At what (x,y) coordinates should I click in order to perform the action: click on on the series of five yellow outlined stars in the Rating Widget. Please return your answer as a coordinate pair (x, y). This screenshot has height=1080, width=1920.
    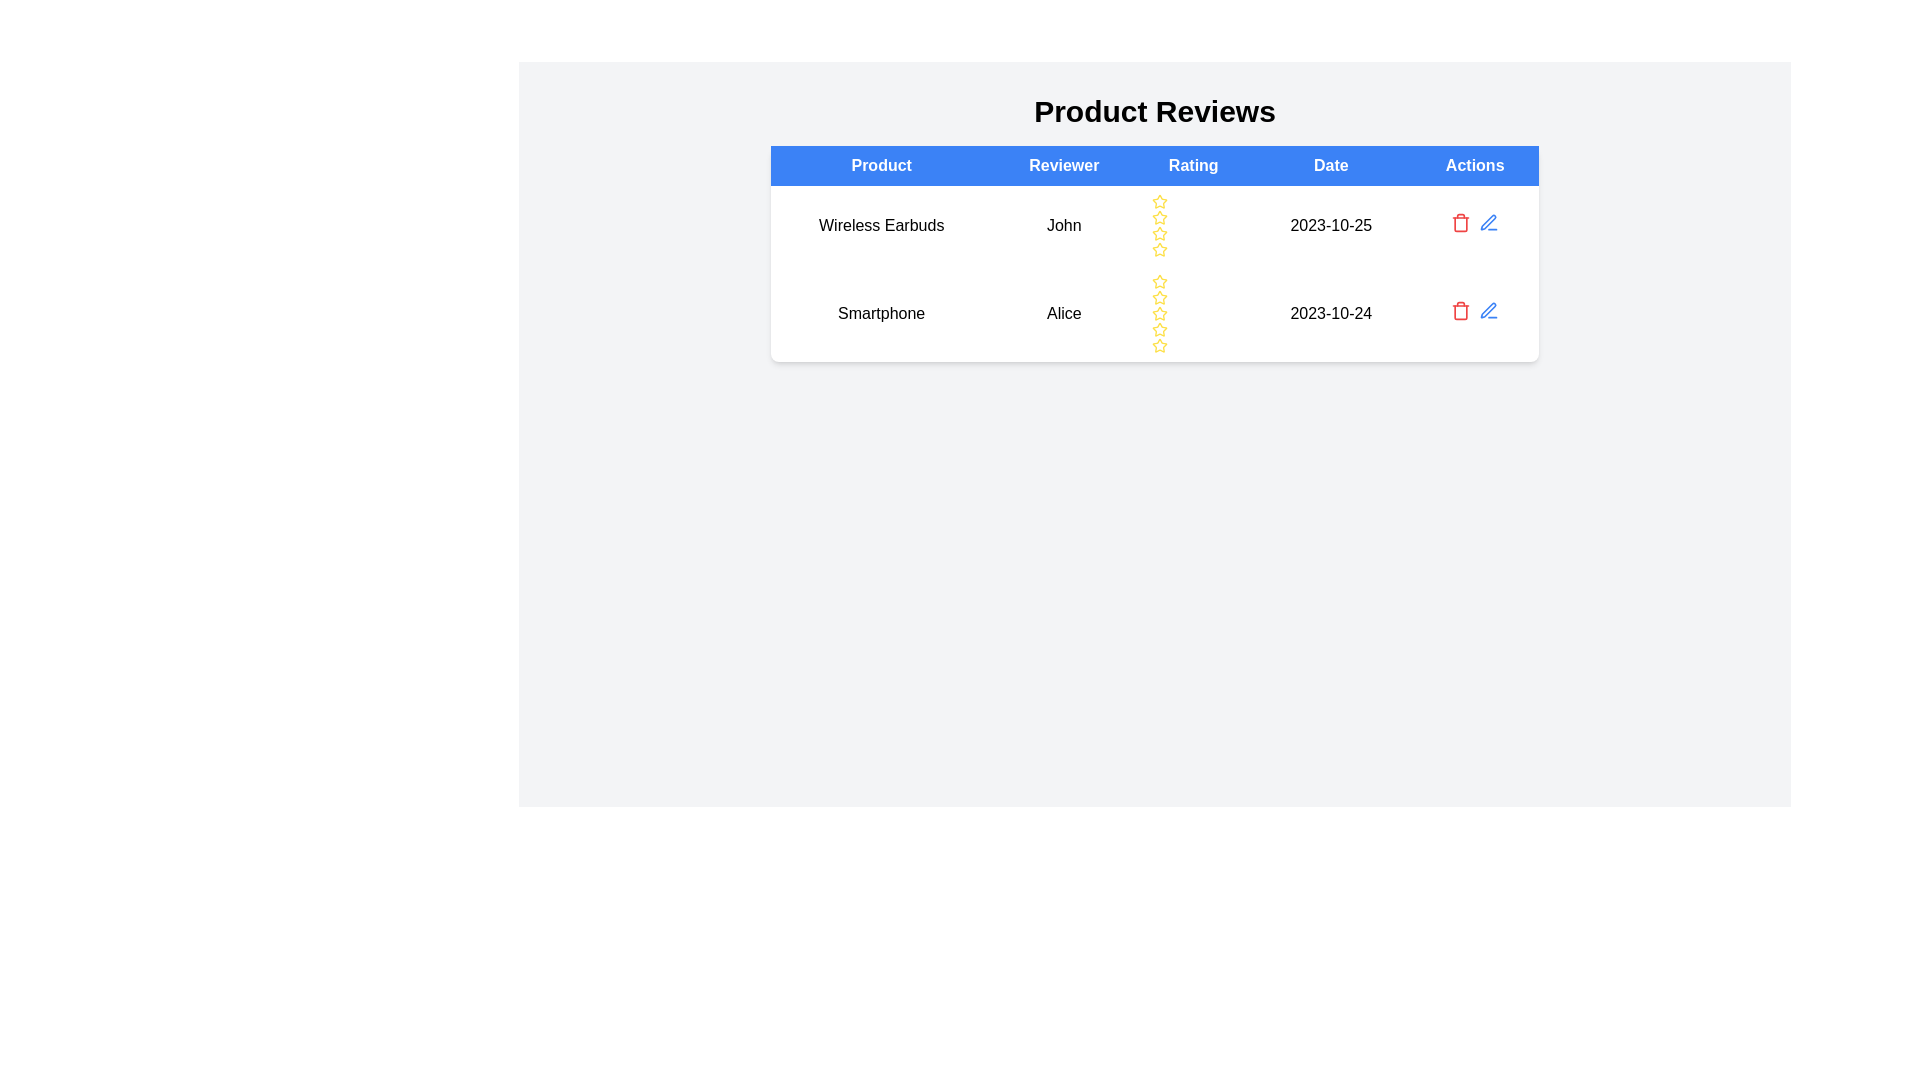
    Looking at the image, I should click on (1193, 313).